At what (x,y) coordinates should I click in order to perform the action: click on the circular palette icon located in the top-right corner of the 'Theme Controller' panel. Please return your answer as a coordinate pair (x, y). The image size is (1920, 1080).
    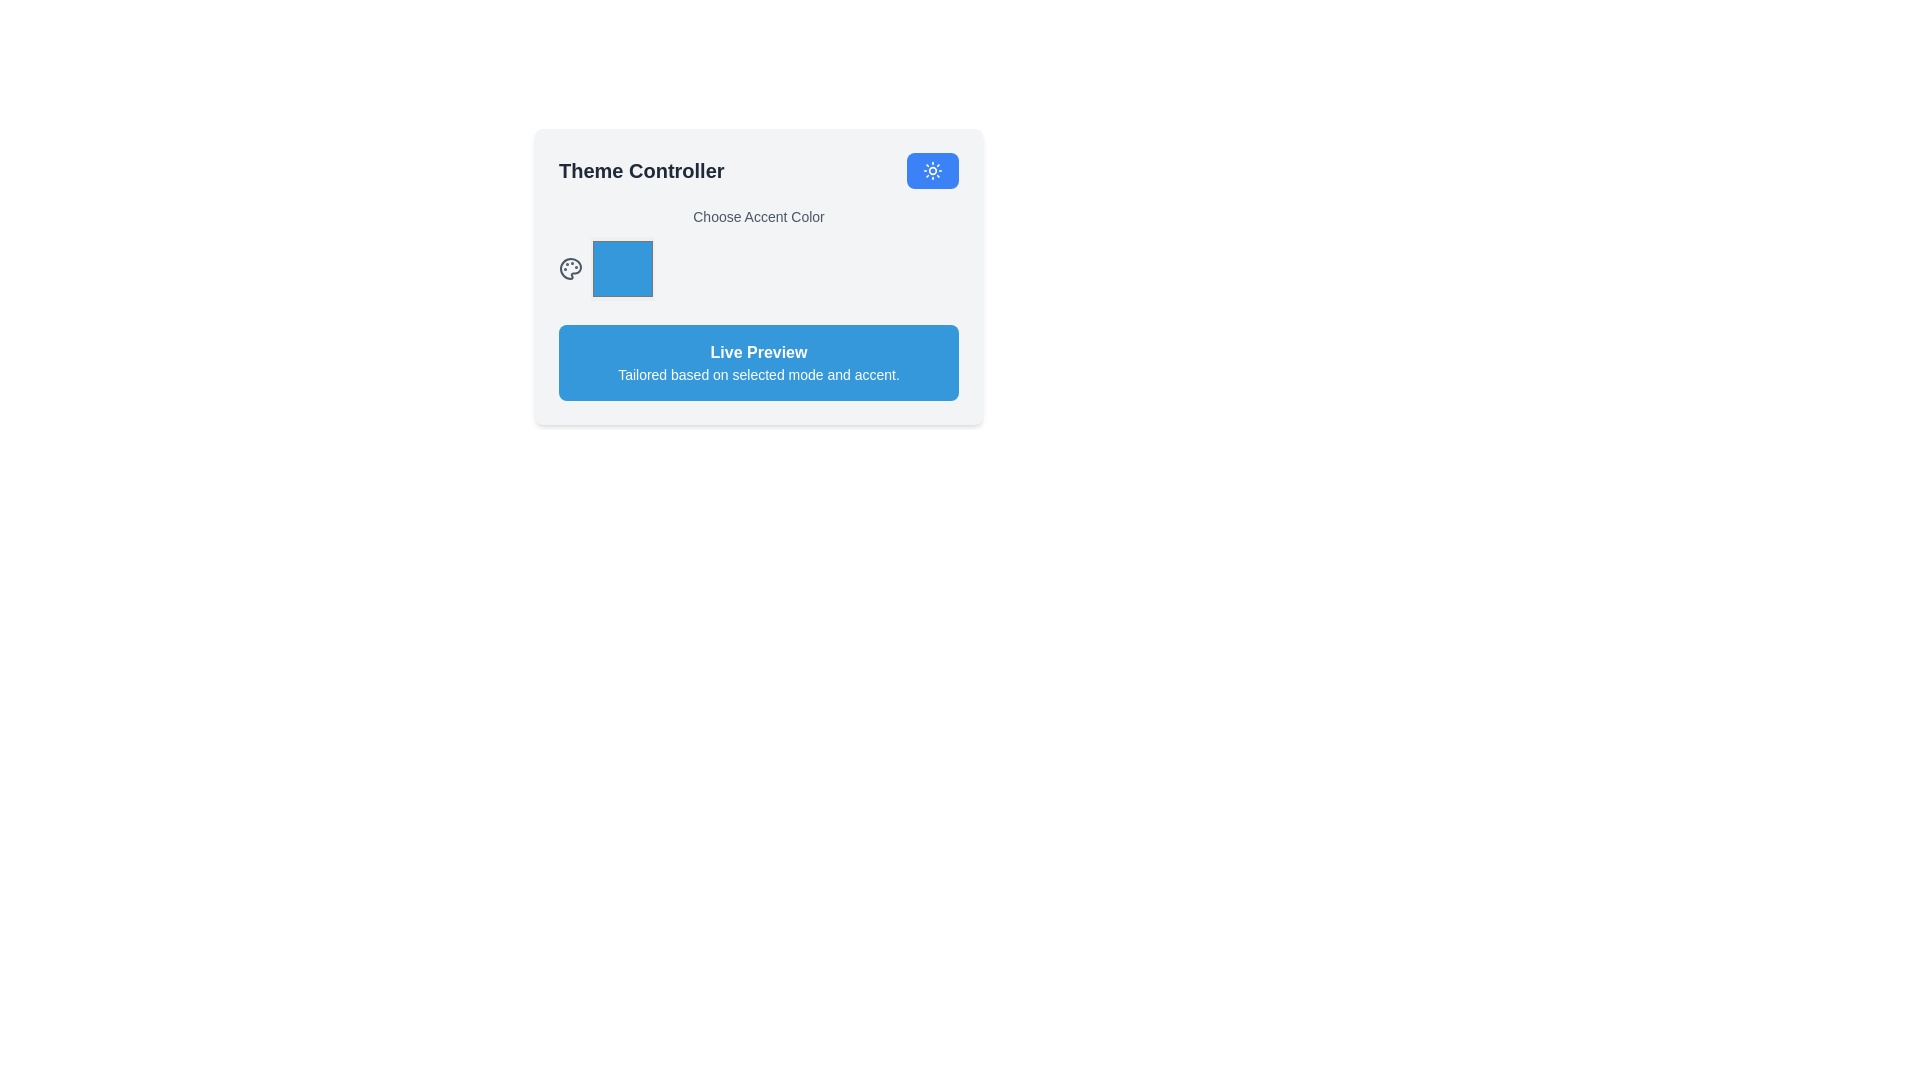
    Looking at the image, I should click on (570, 268).